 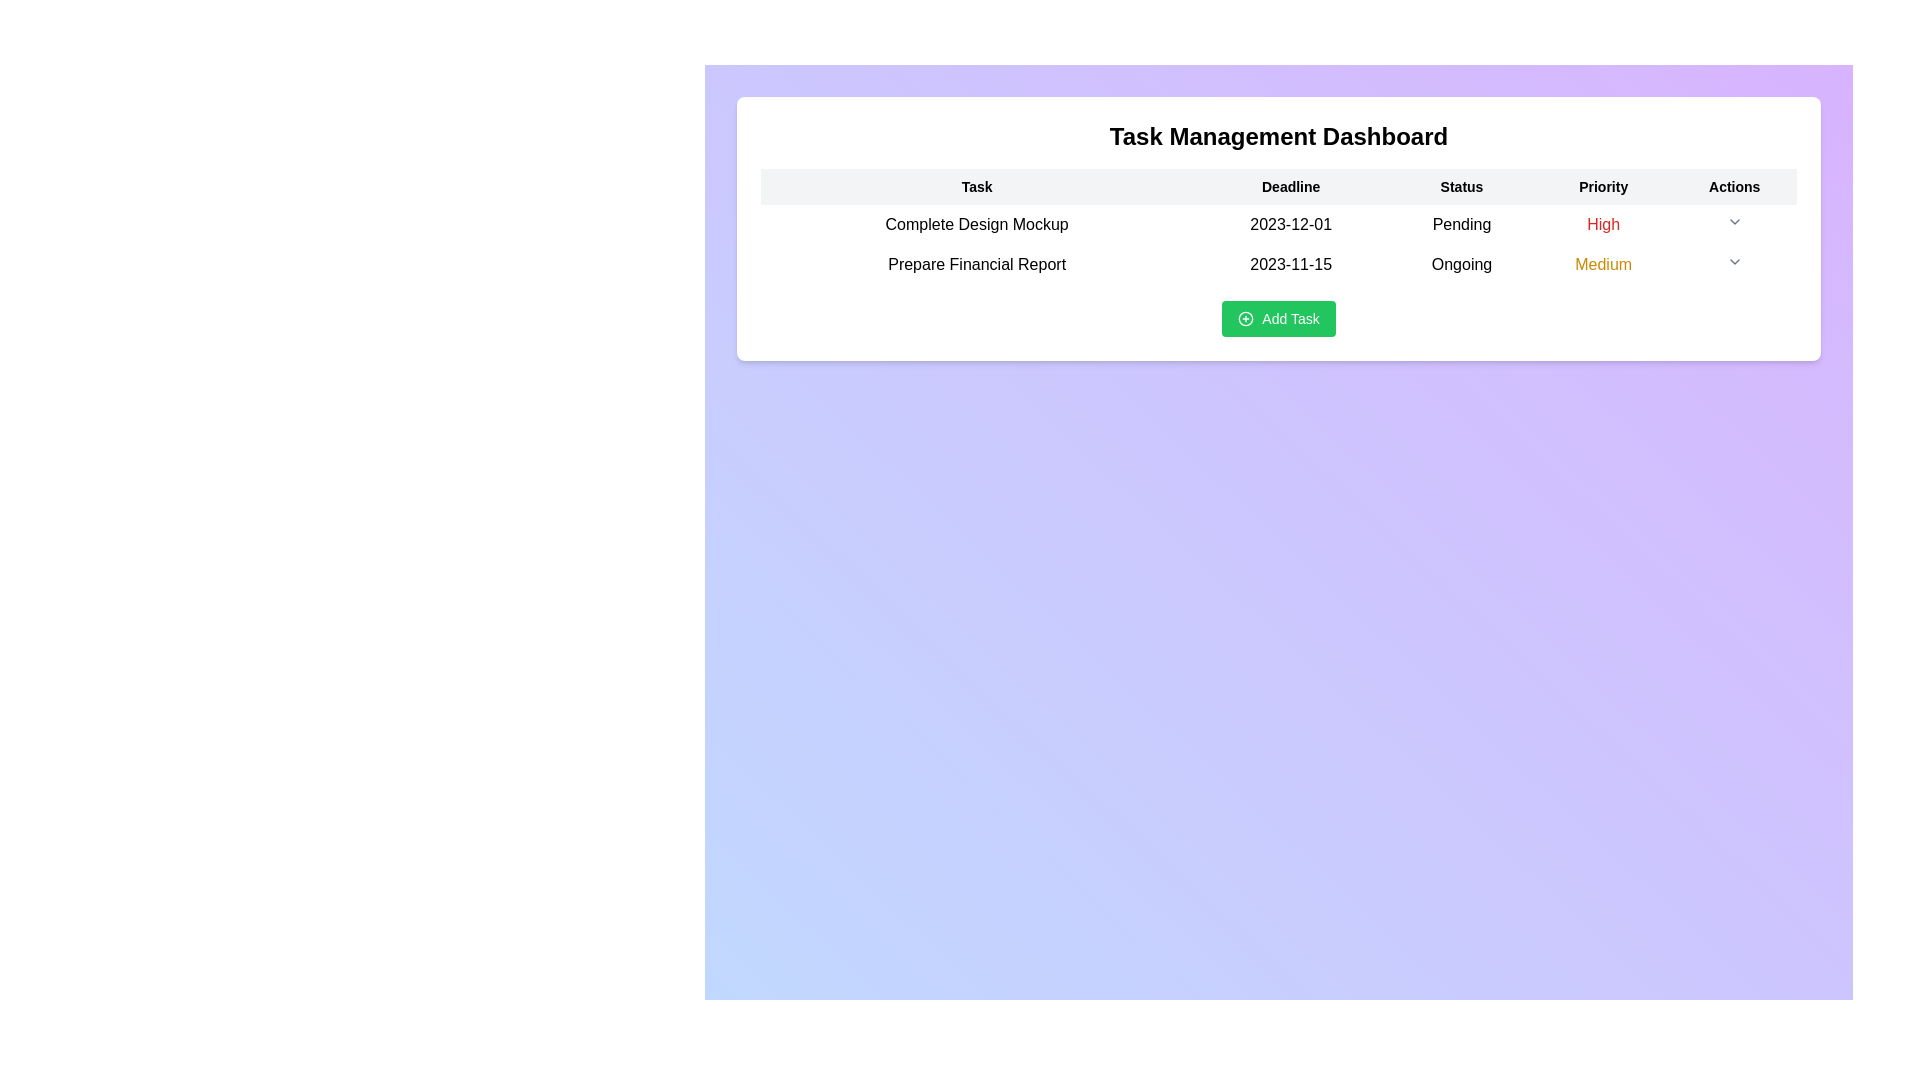 What do you see at coordinates (1462, 224) in the screenshot?
I see `the status indicator text label displaying 'Pending' in the third column of the task table` at bounding box center [1462, 224].